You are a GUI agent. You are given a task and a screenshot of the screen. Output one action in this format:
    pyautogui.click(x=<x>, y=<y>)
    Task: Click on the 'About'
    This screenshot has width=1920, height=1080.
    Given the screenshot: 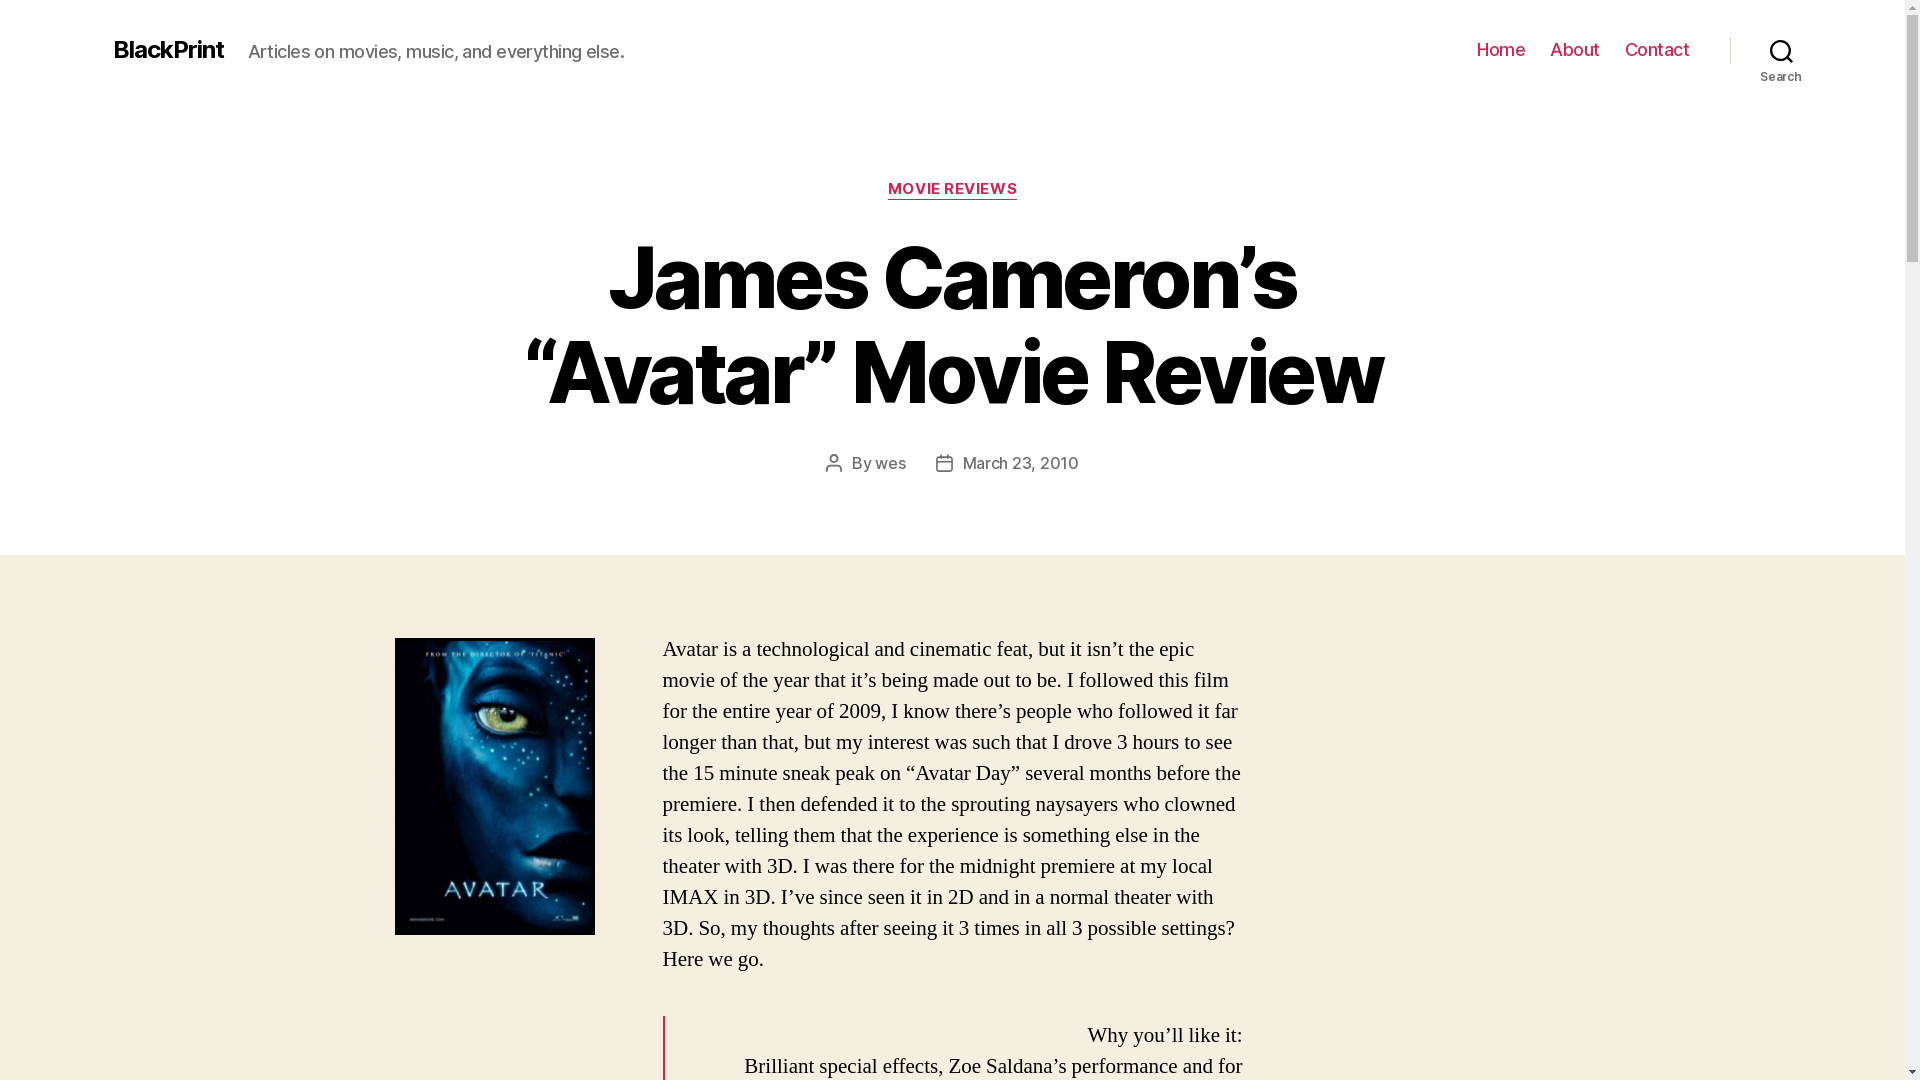 What is the action you would take?
    pyautogui.click(x=1573, y=49)
    